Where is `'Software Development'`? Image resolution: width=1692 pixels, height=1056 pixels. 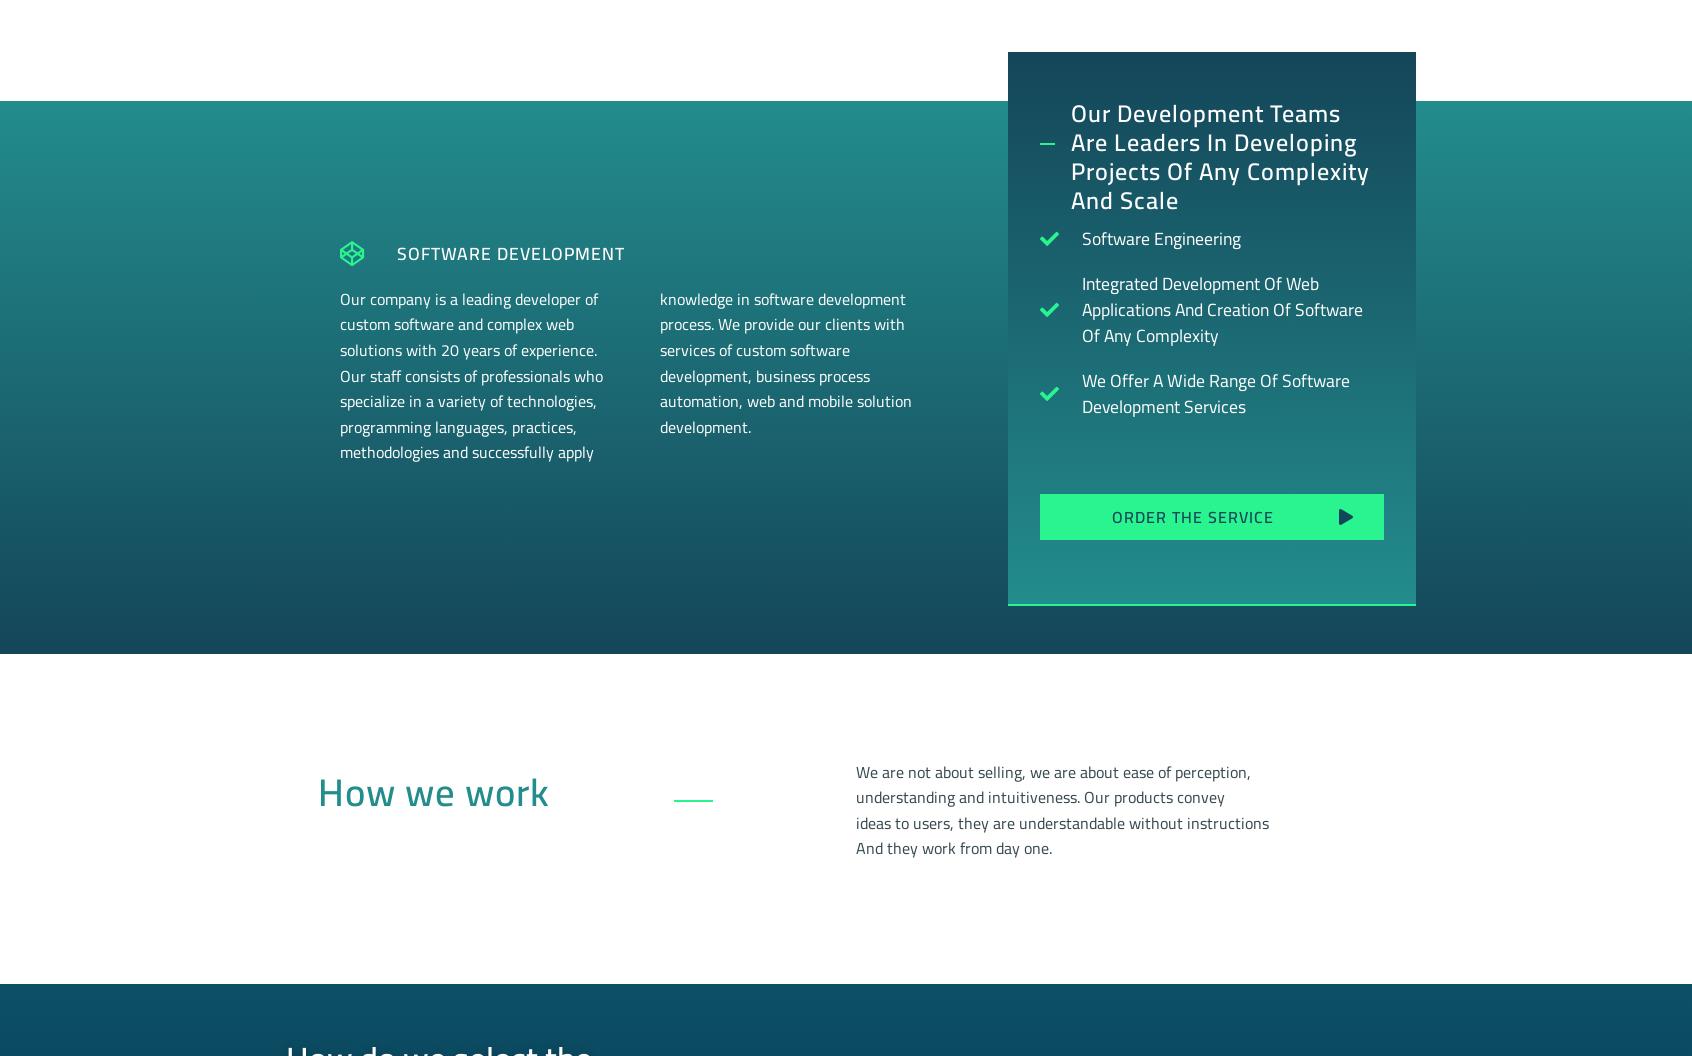
'Software Development' is located at coordinates (510, 251).